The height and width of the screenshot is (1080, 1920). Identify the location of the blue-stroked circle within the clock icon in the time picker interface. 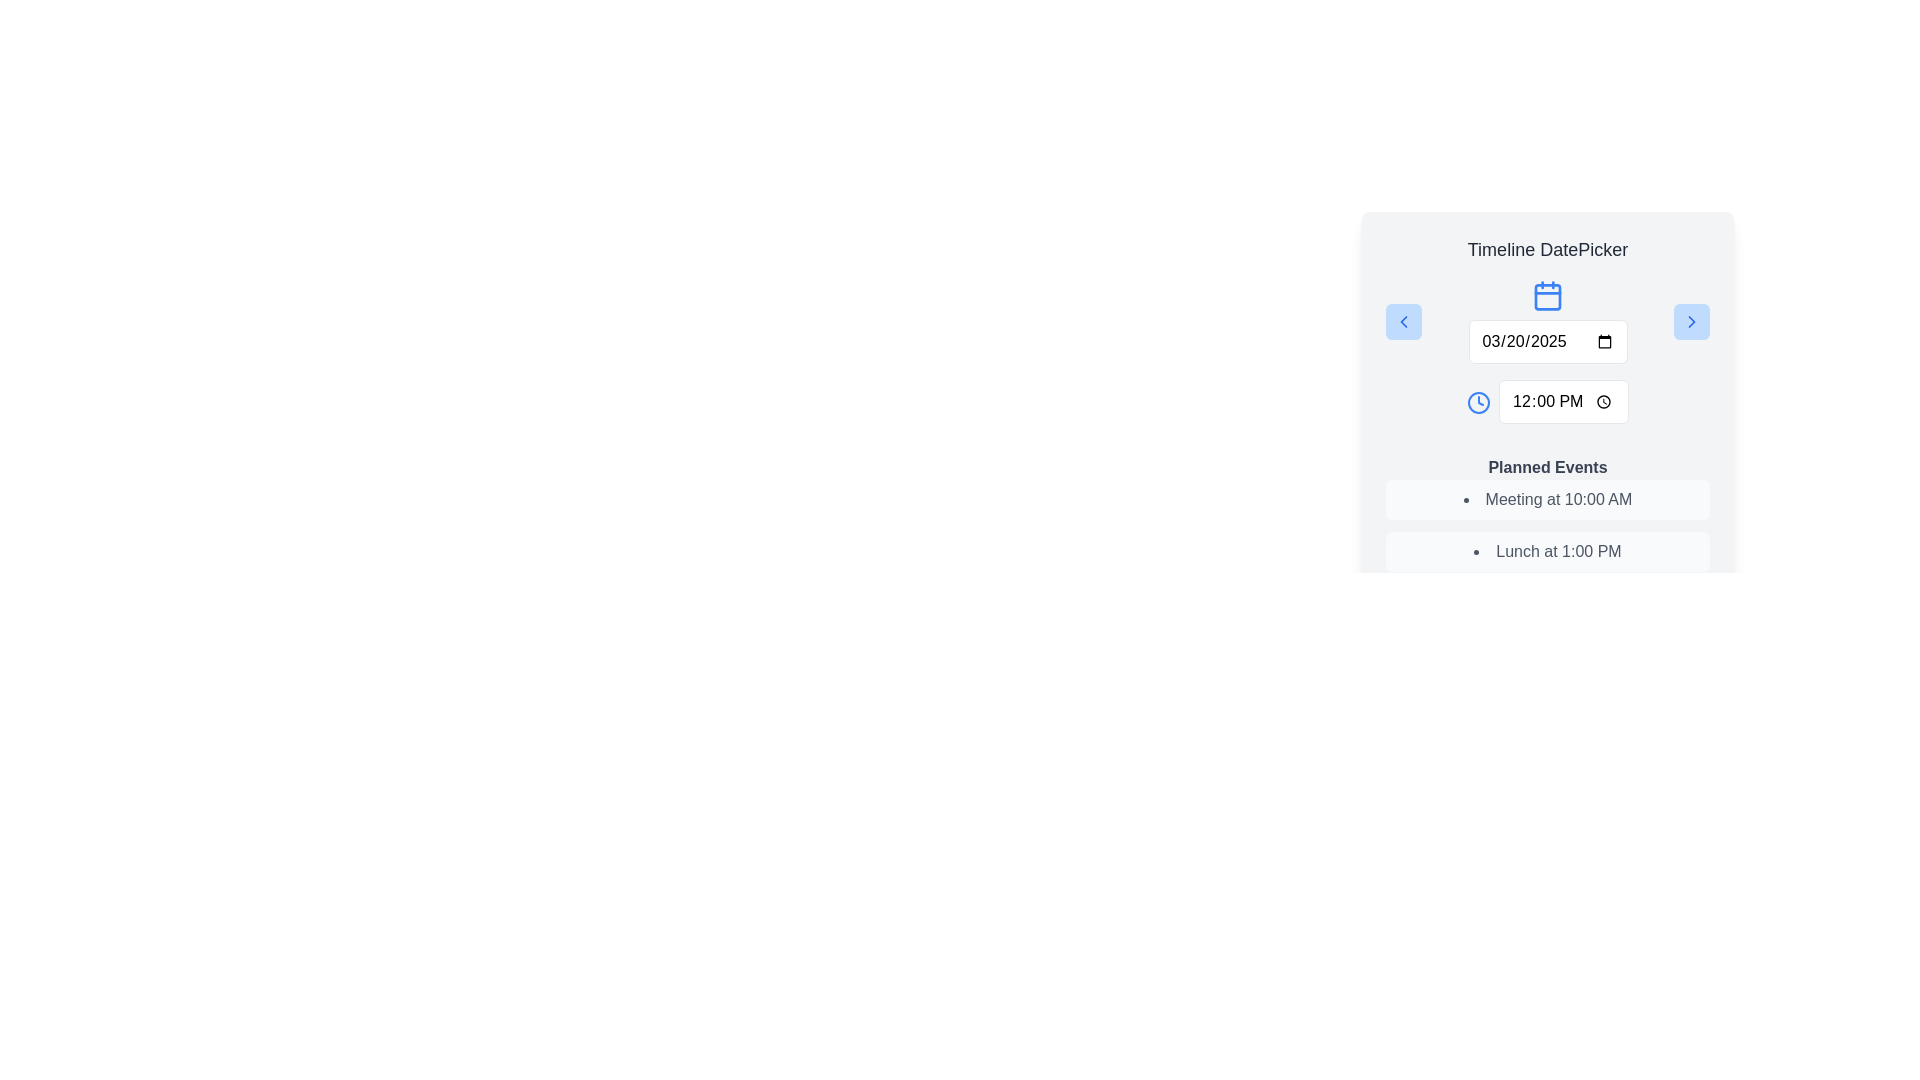
(1479, 402).